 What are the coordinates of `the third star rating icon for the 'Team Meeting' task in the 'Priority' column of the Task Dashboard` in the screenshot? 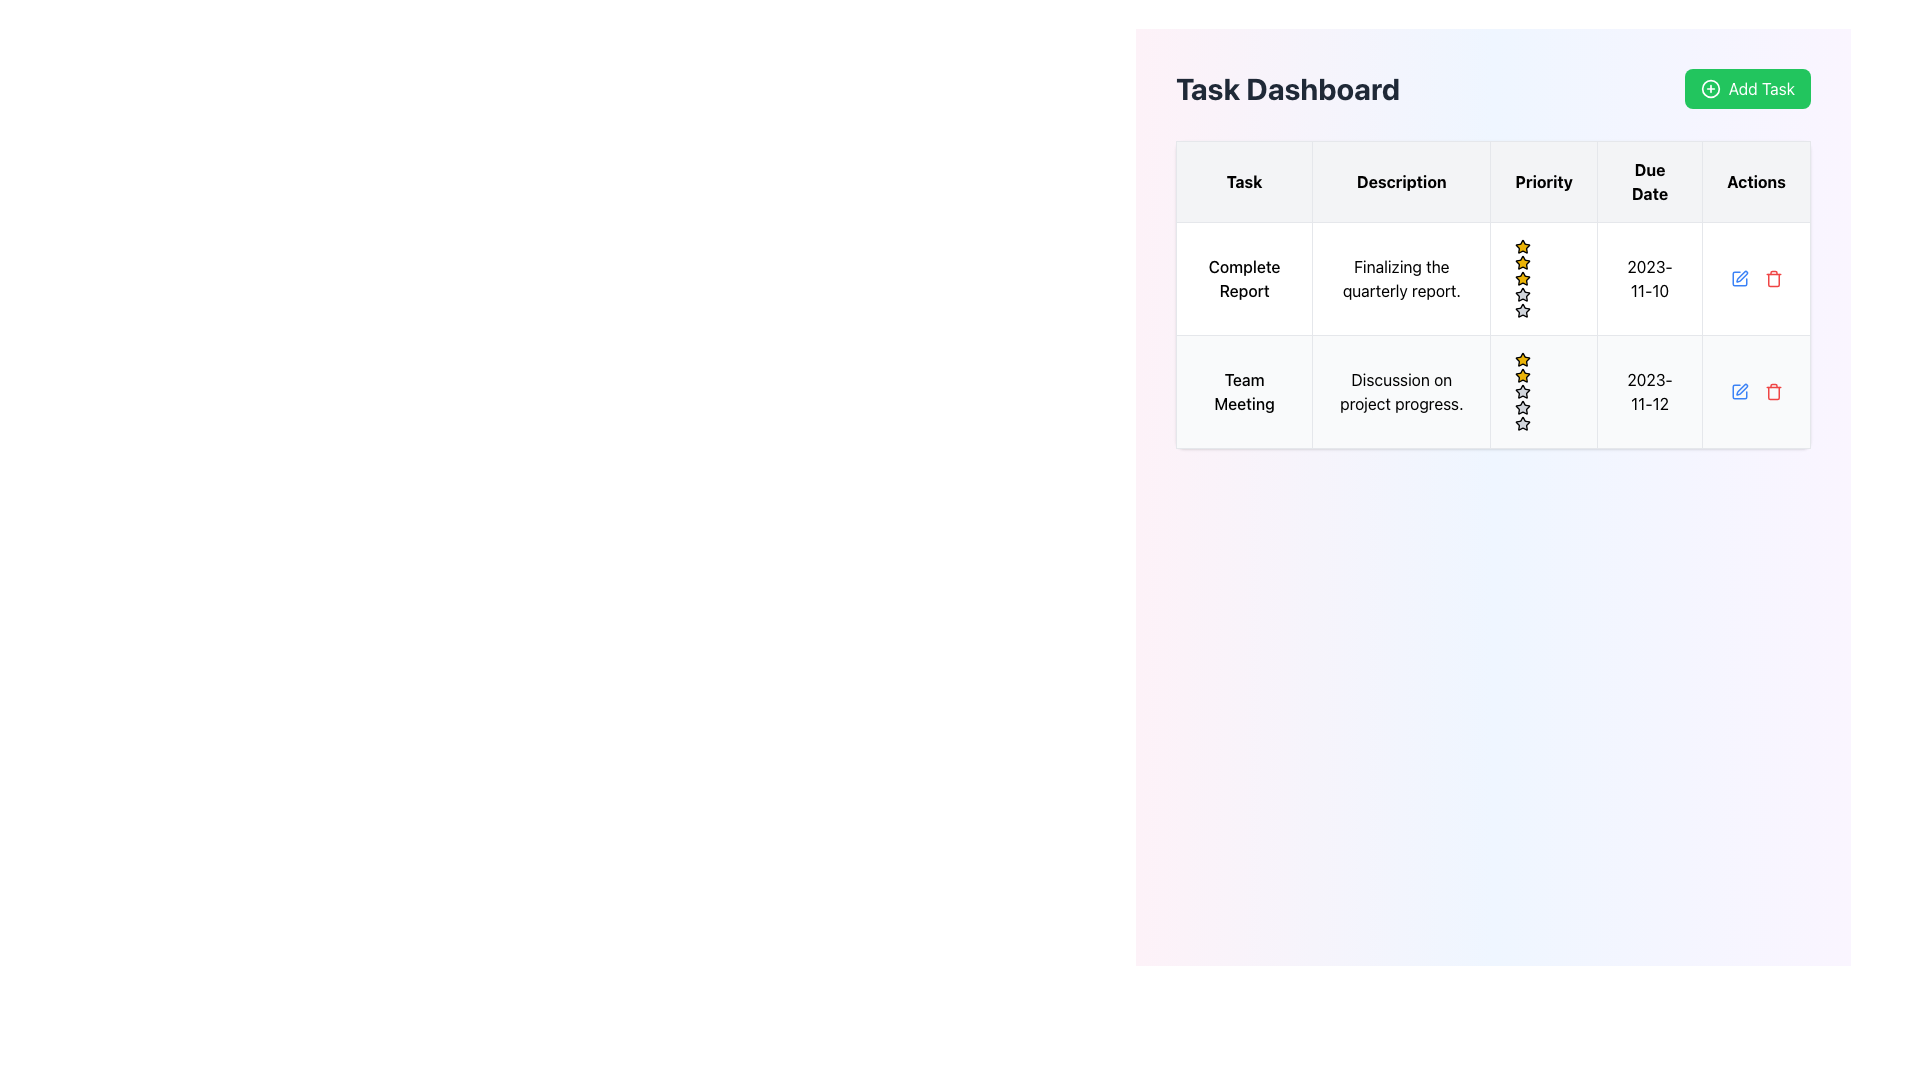 It's located at (1522, 422).